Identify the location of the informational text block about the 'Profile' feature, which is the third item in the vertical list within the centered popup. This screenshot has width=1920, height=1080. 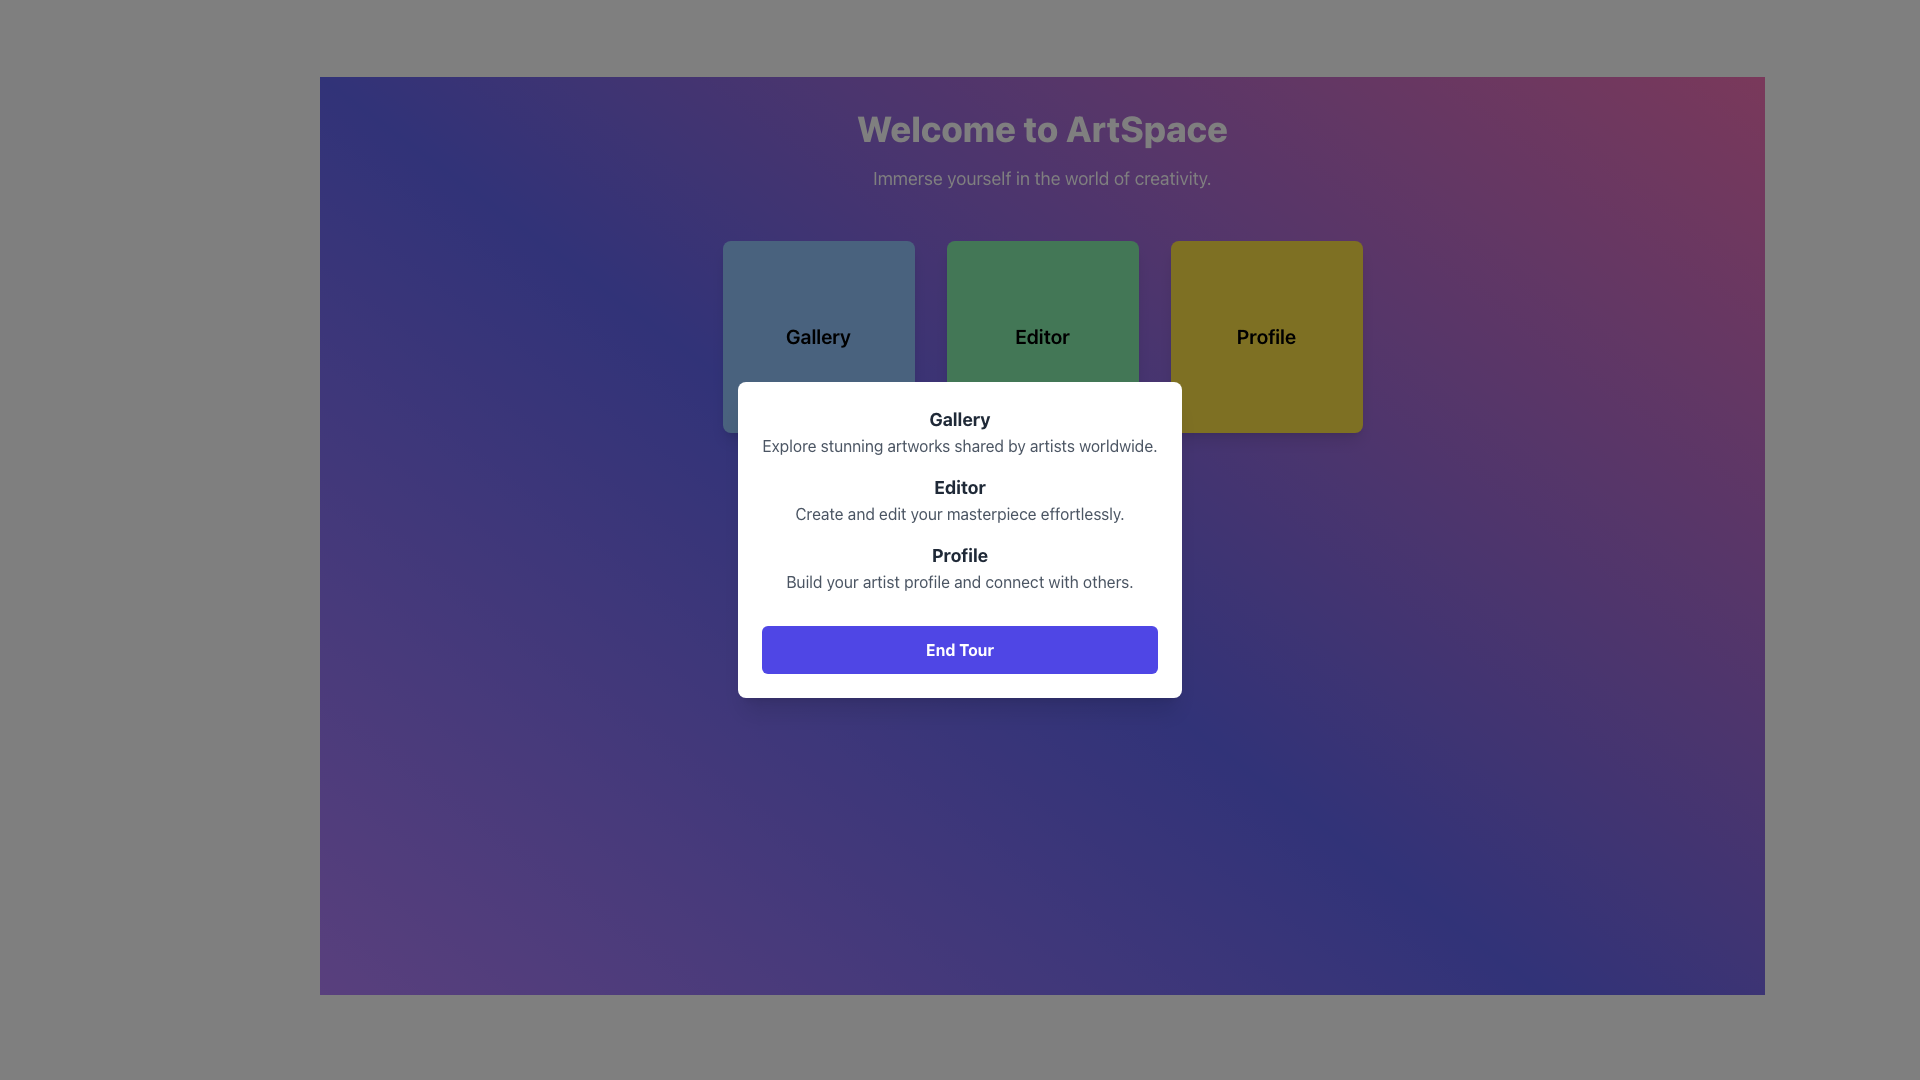
(960, 567).